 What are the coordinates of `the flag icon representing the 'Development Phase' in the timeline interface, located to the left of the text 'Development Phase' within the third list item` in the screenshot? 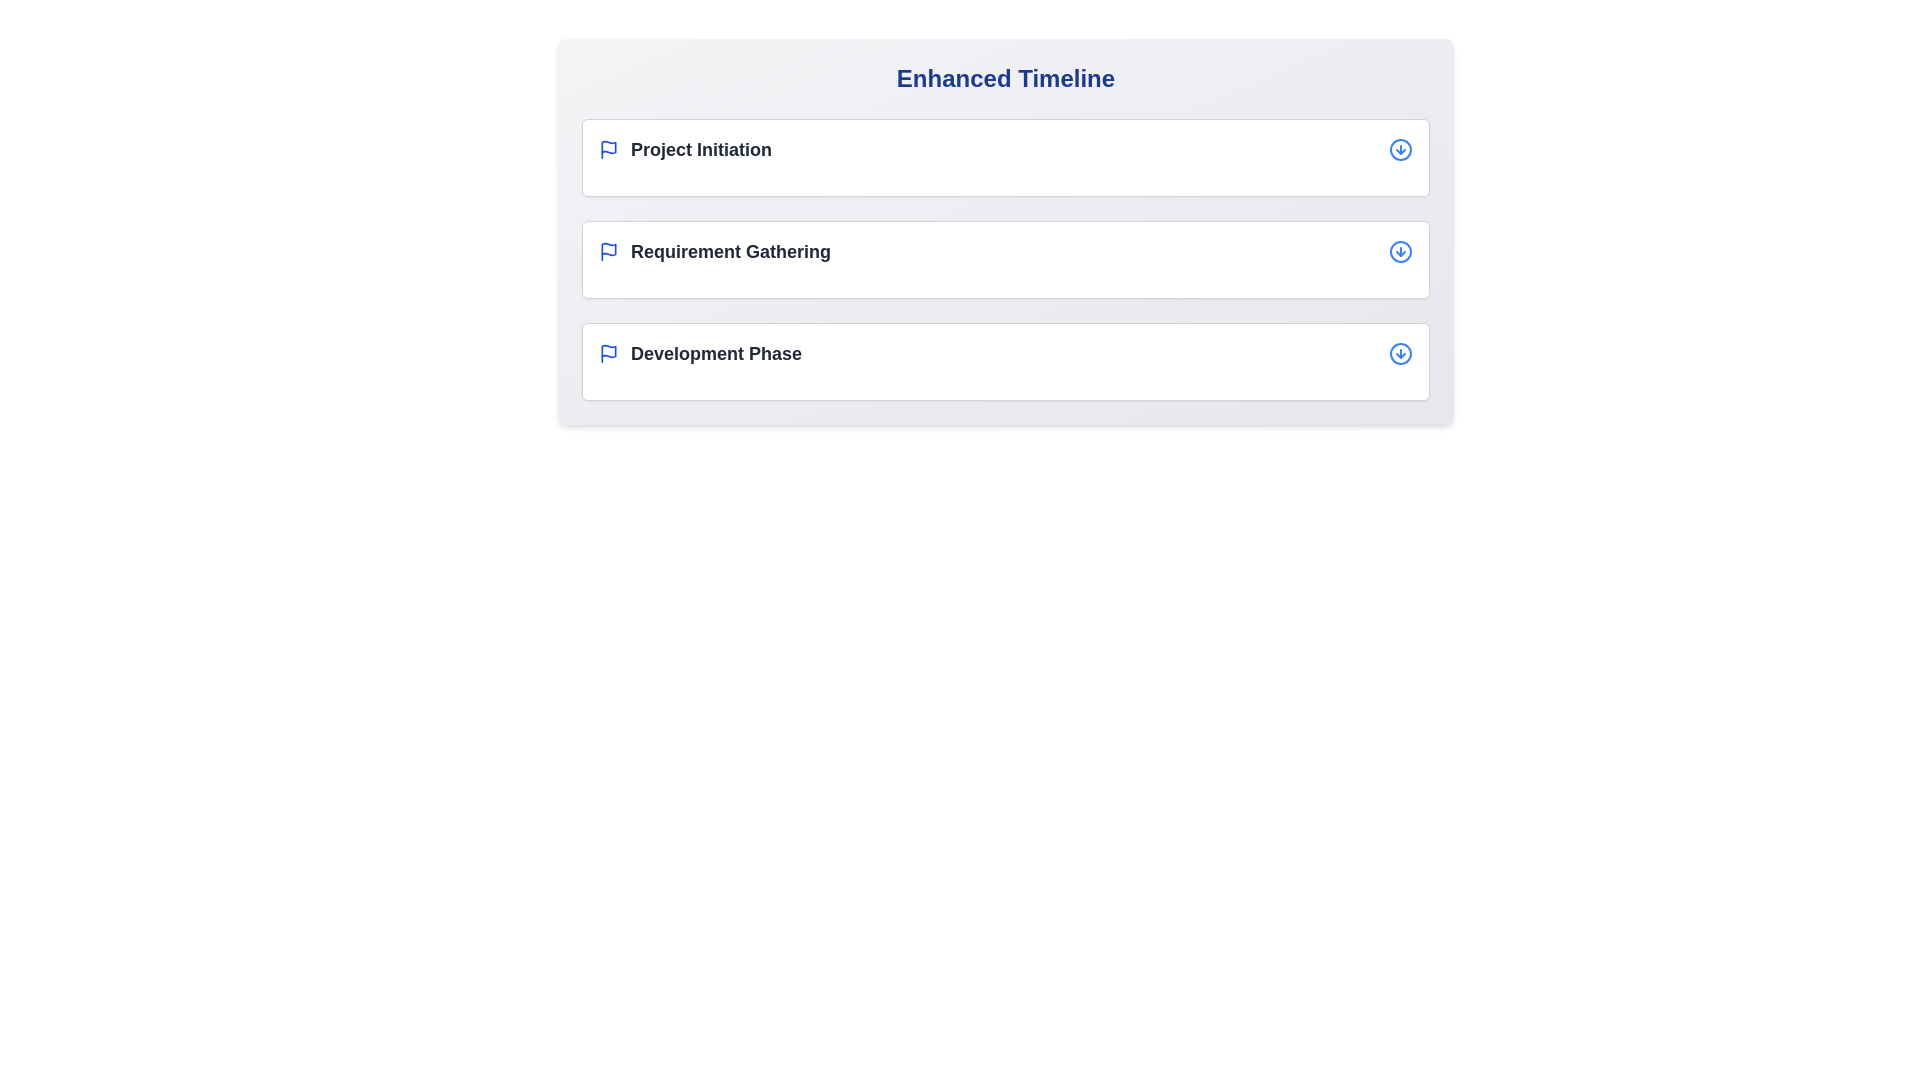 It's located at (608, 353).